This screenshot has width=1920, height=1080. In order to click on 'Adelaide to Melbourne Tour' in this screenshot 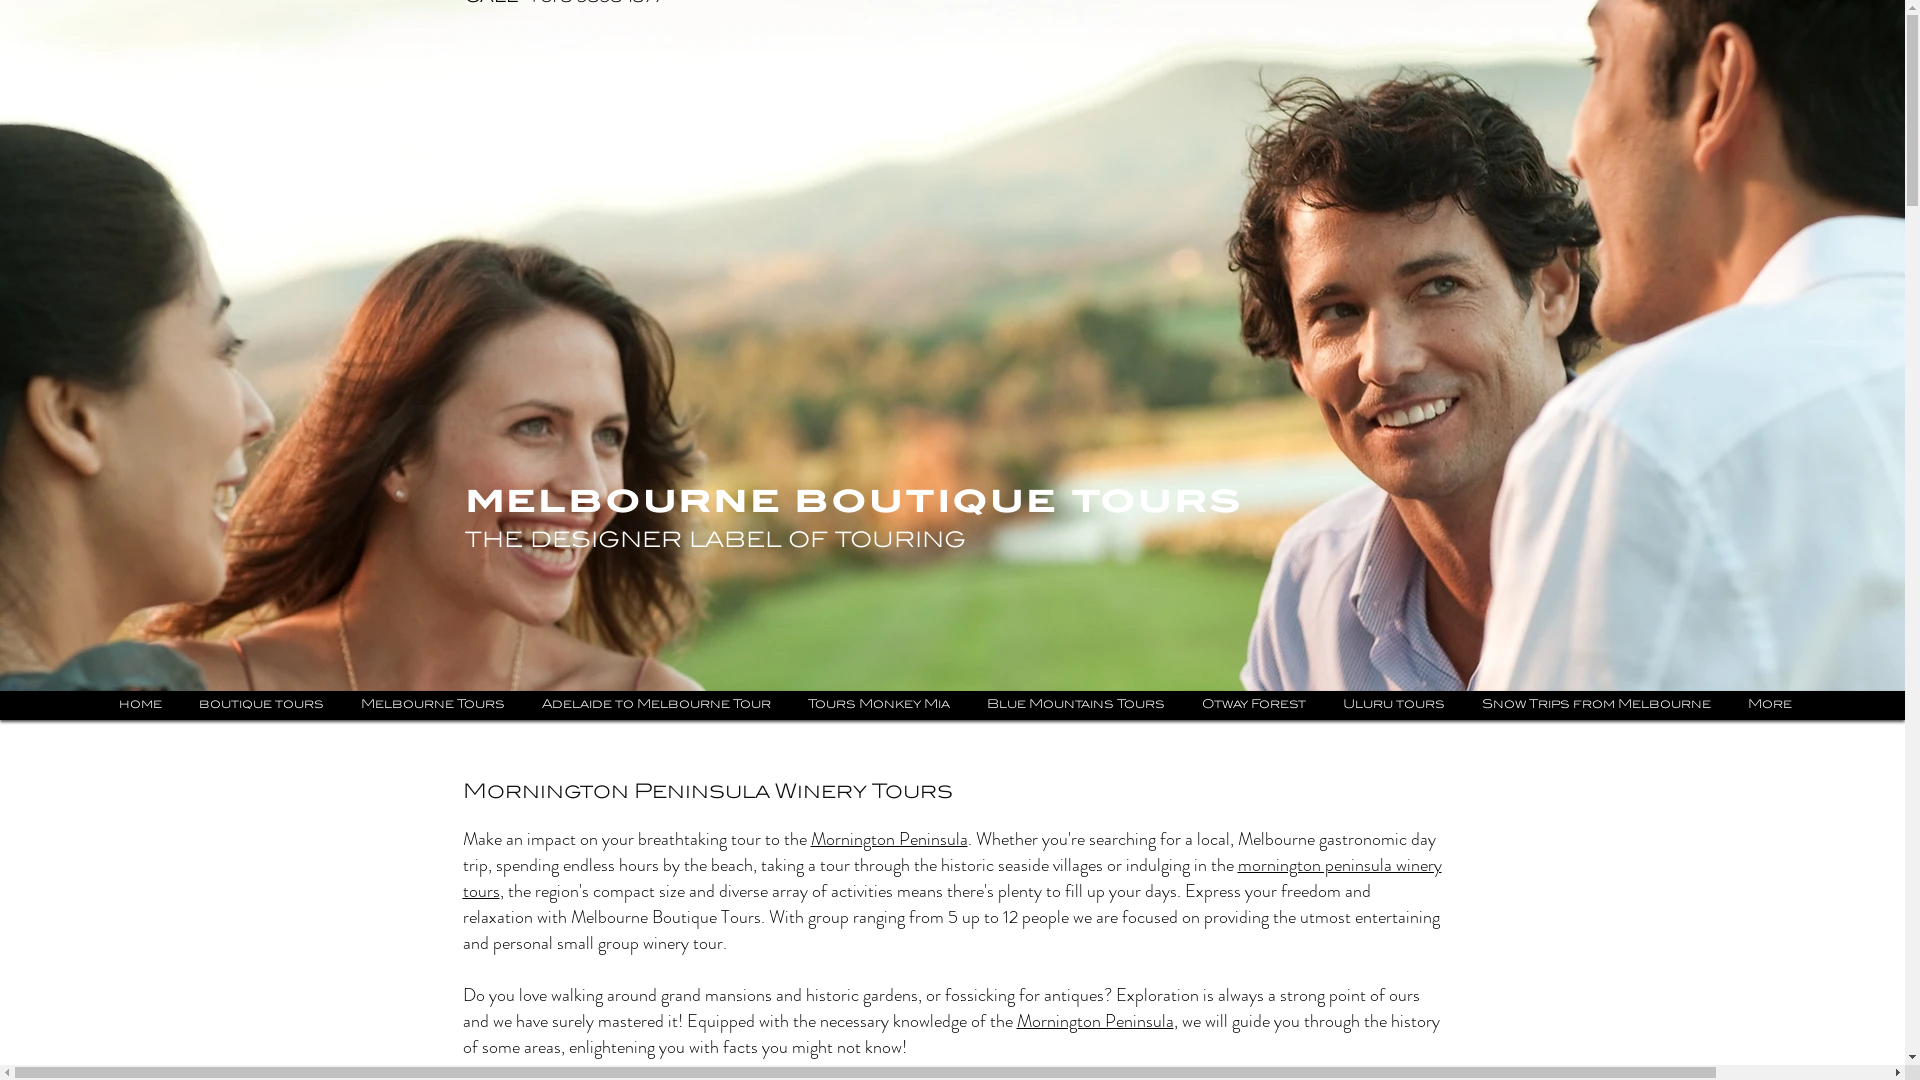, I will do `click(526, 704)`.